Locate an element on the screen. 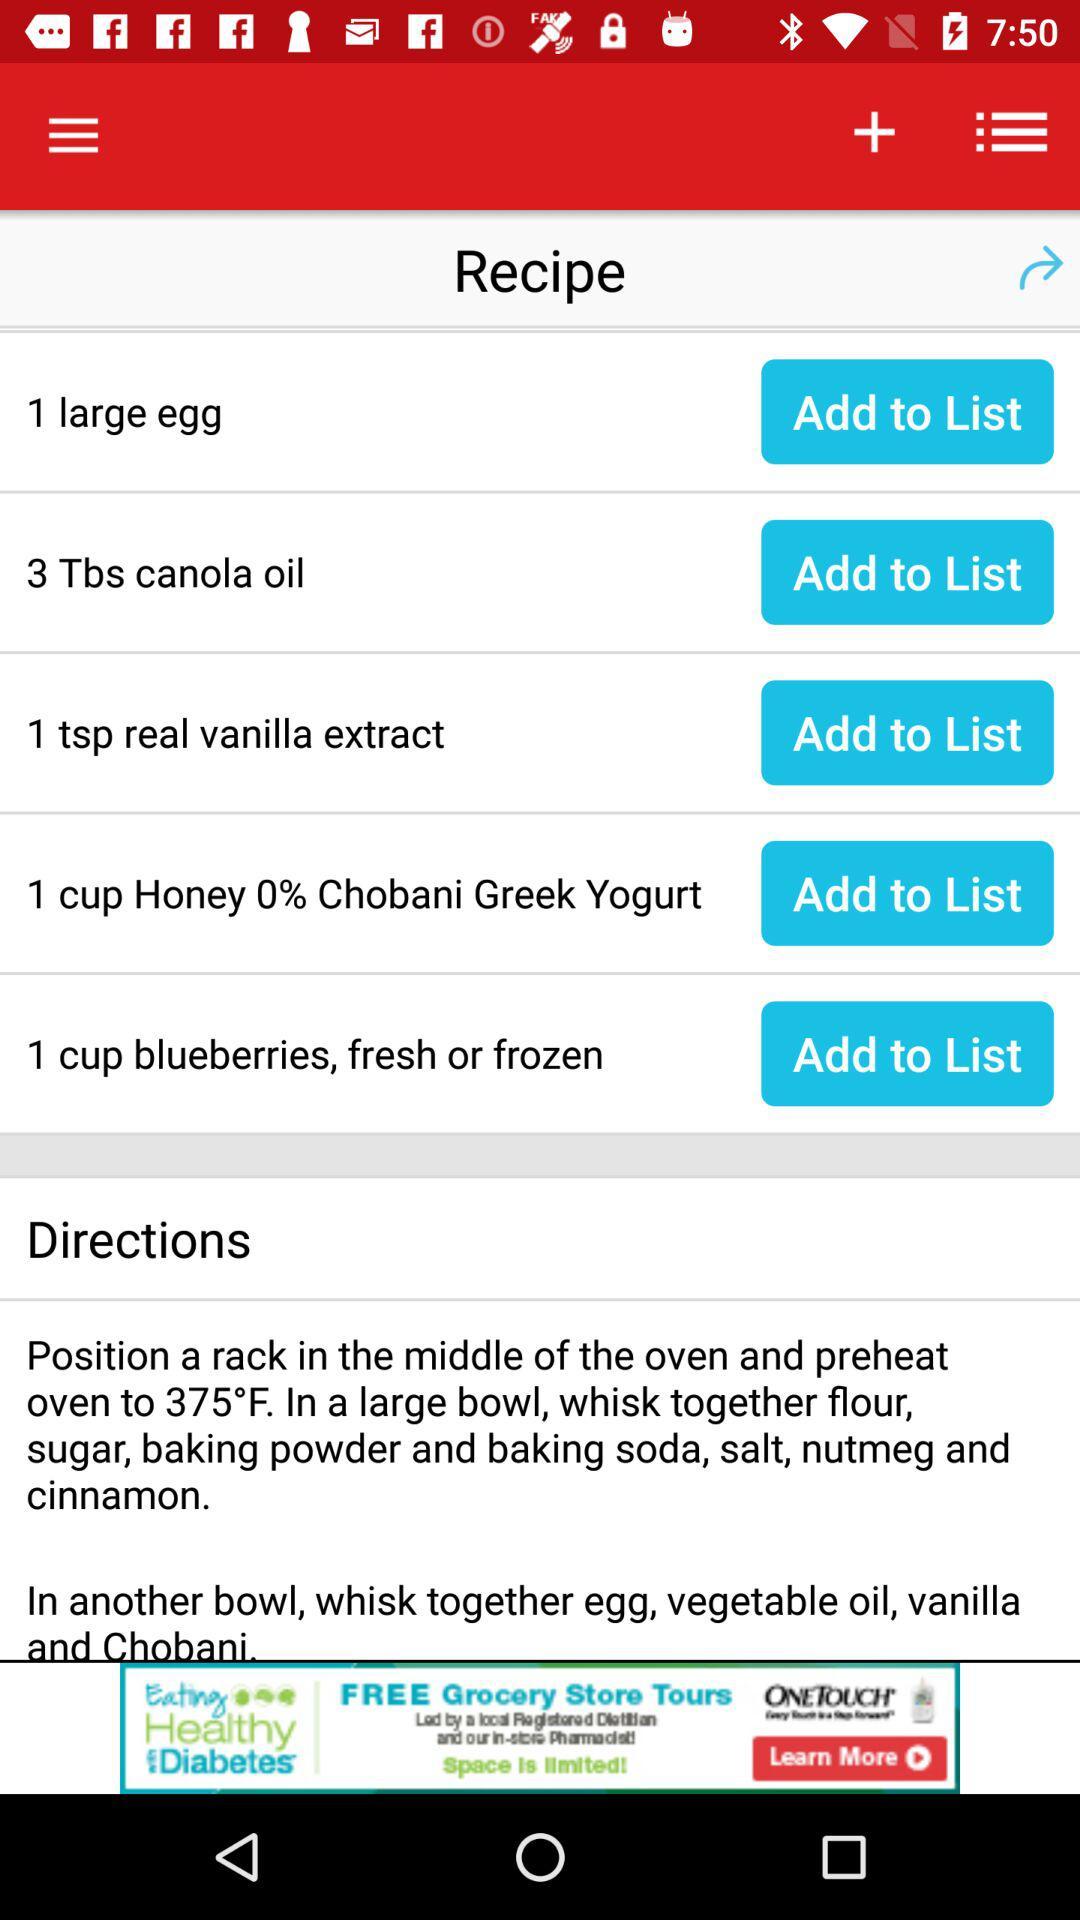  the redo icon is located at coordinates (1039, 267).